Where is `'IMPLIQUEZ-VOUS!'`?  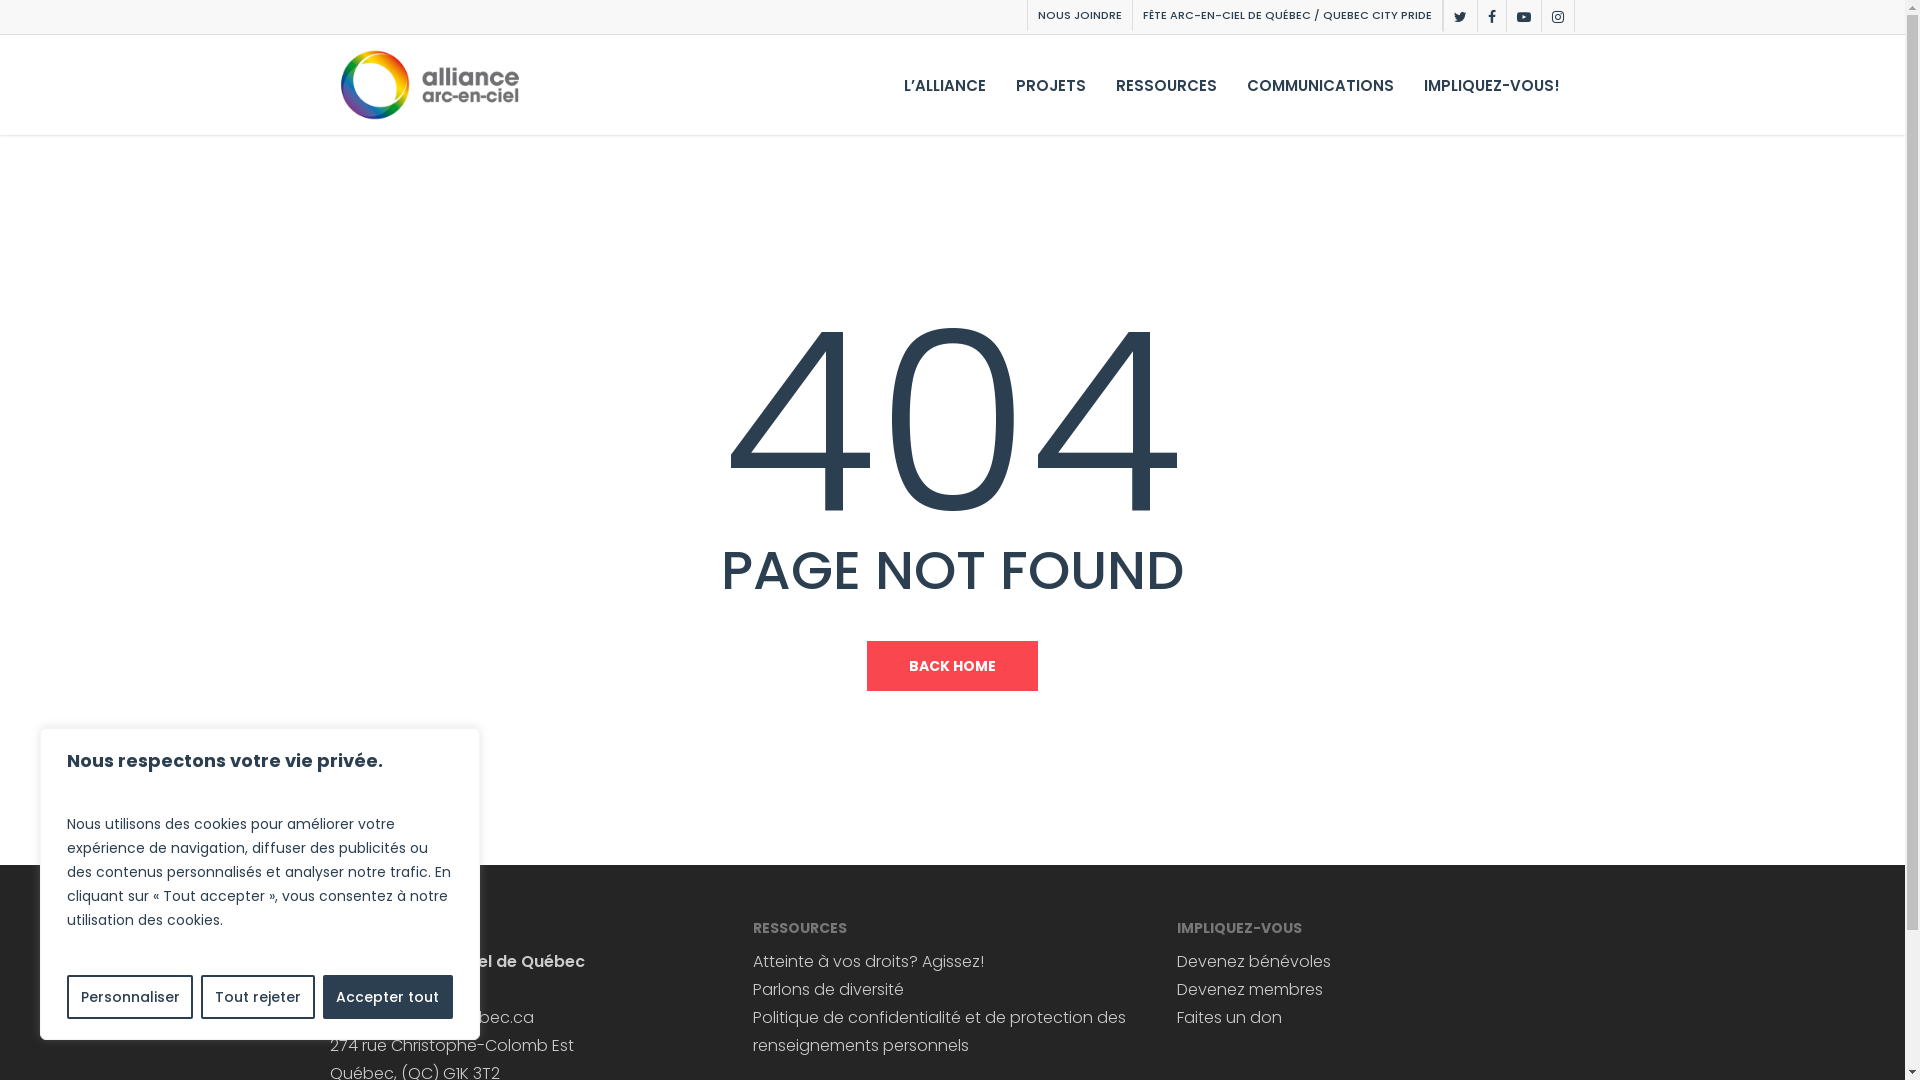 'IMPLIQUEZ-VOUS!' is located at coordinates (1492, 84).